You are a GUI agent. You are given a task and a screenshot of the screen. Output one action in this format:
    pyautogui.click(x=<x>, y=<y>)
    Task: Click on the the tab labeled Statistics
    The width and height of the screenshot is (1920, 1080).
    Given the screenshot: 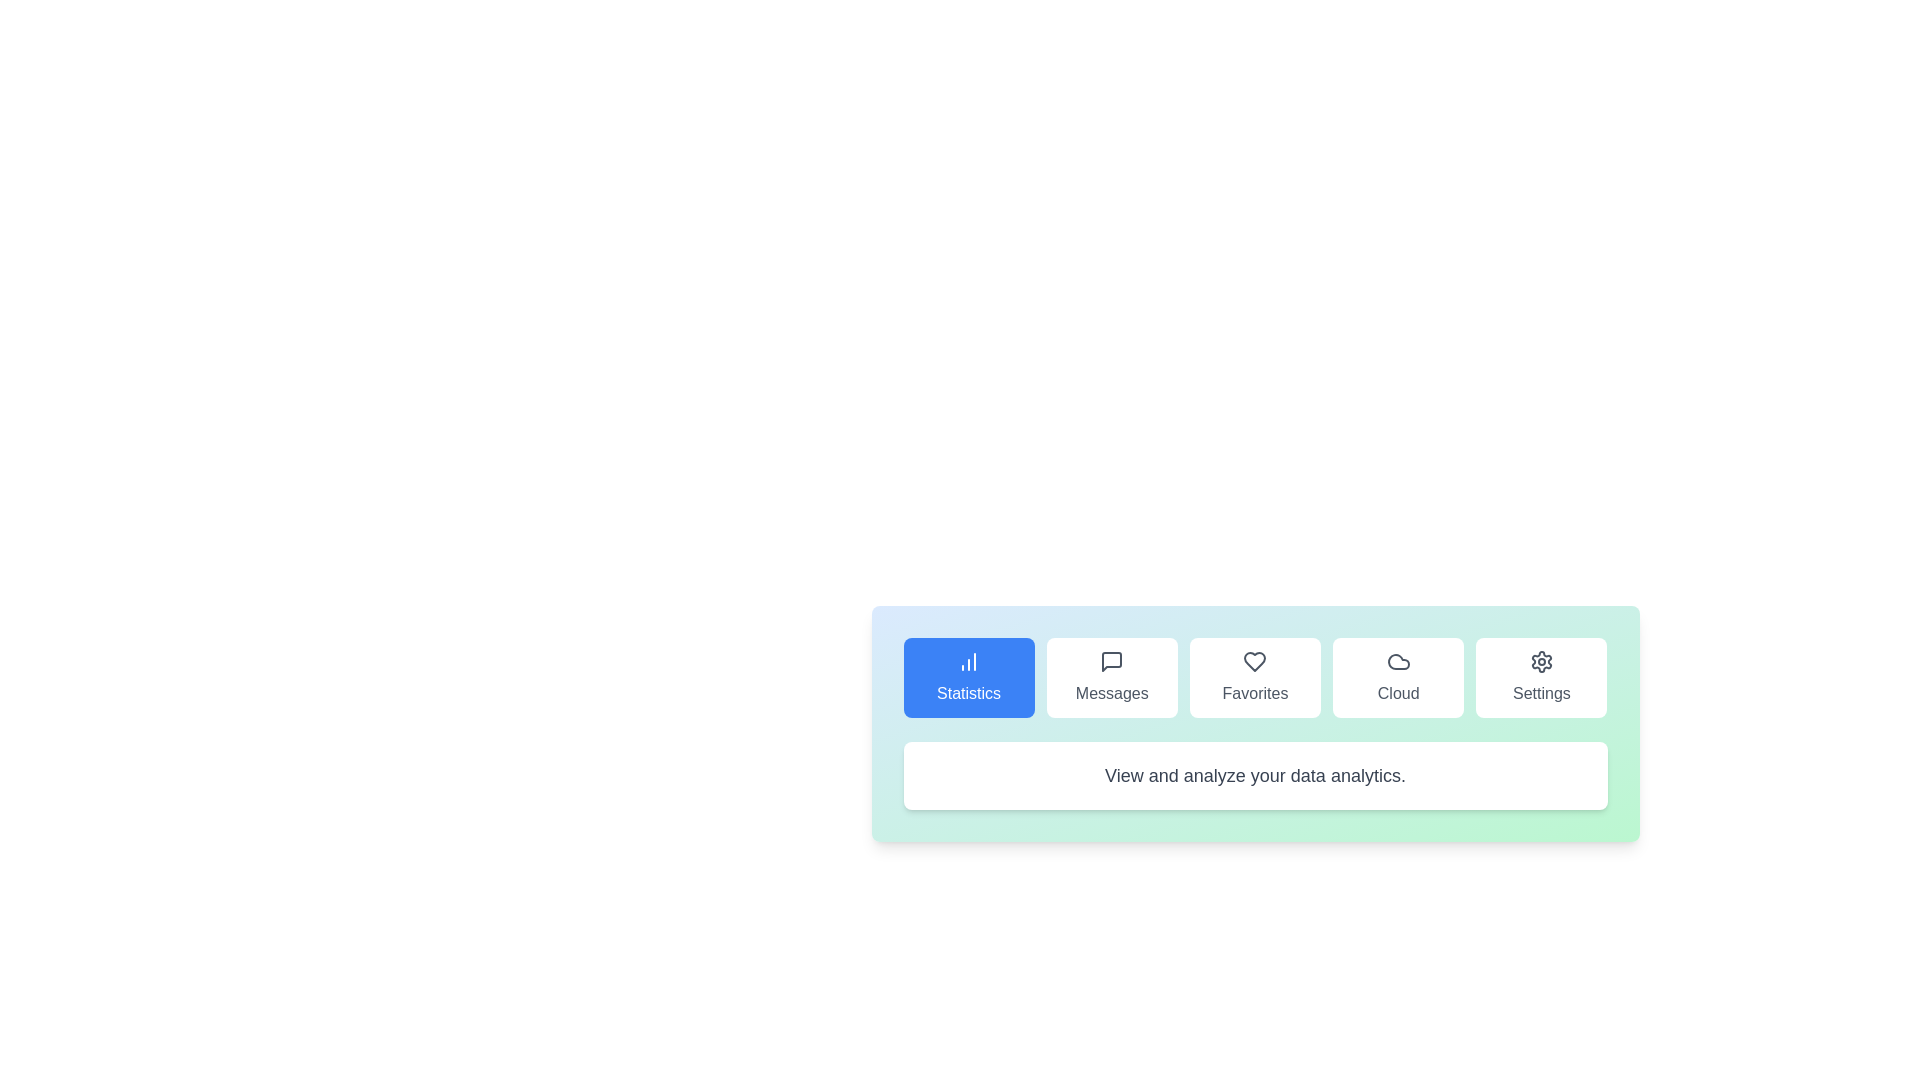 What is the action you would take?
    pyautogui.click(x=969, y=677)
    